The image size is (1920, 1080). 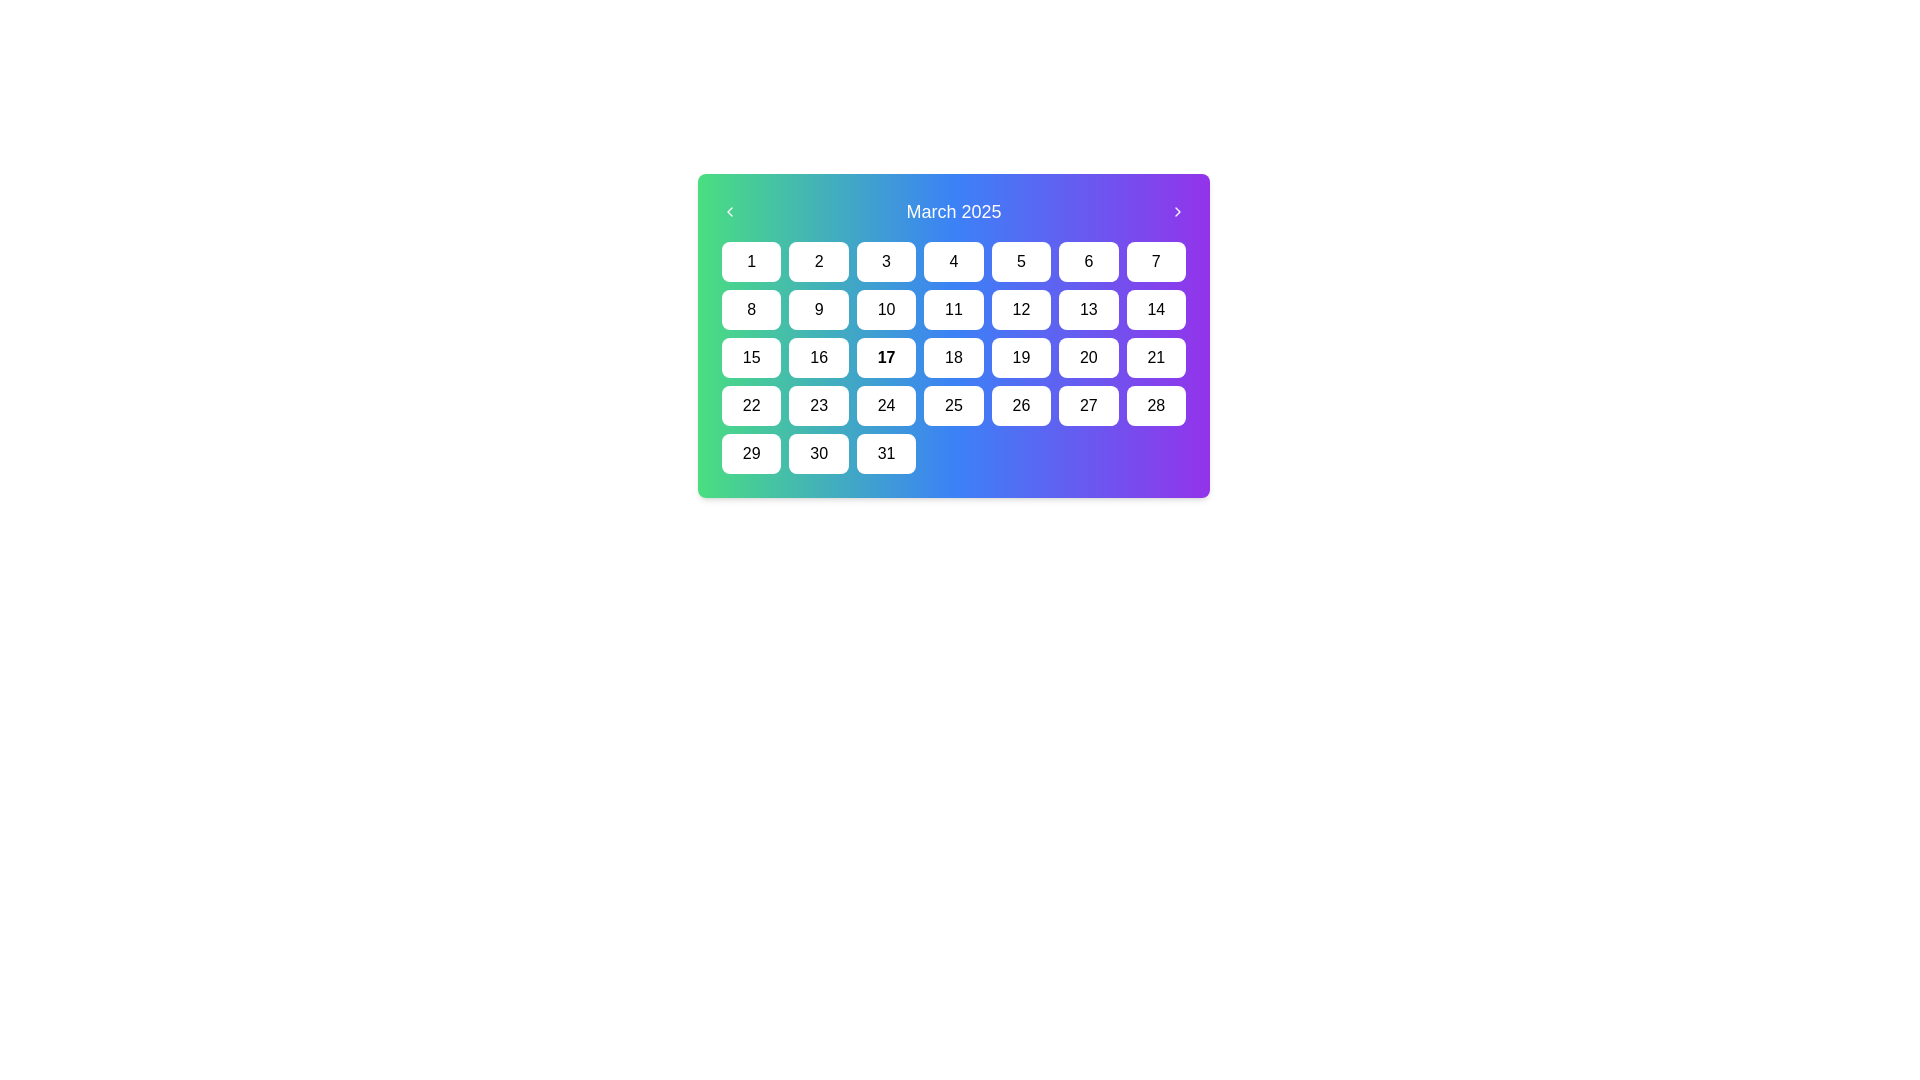 I want to click on the text element displaying the number '22', styled as a button with a white background, indicating interactivity, located in the fourth row and first column of the calendar layout for keyboard-based interaction, so click(x=750, y=405).